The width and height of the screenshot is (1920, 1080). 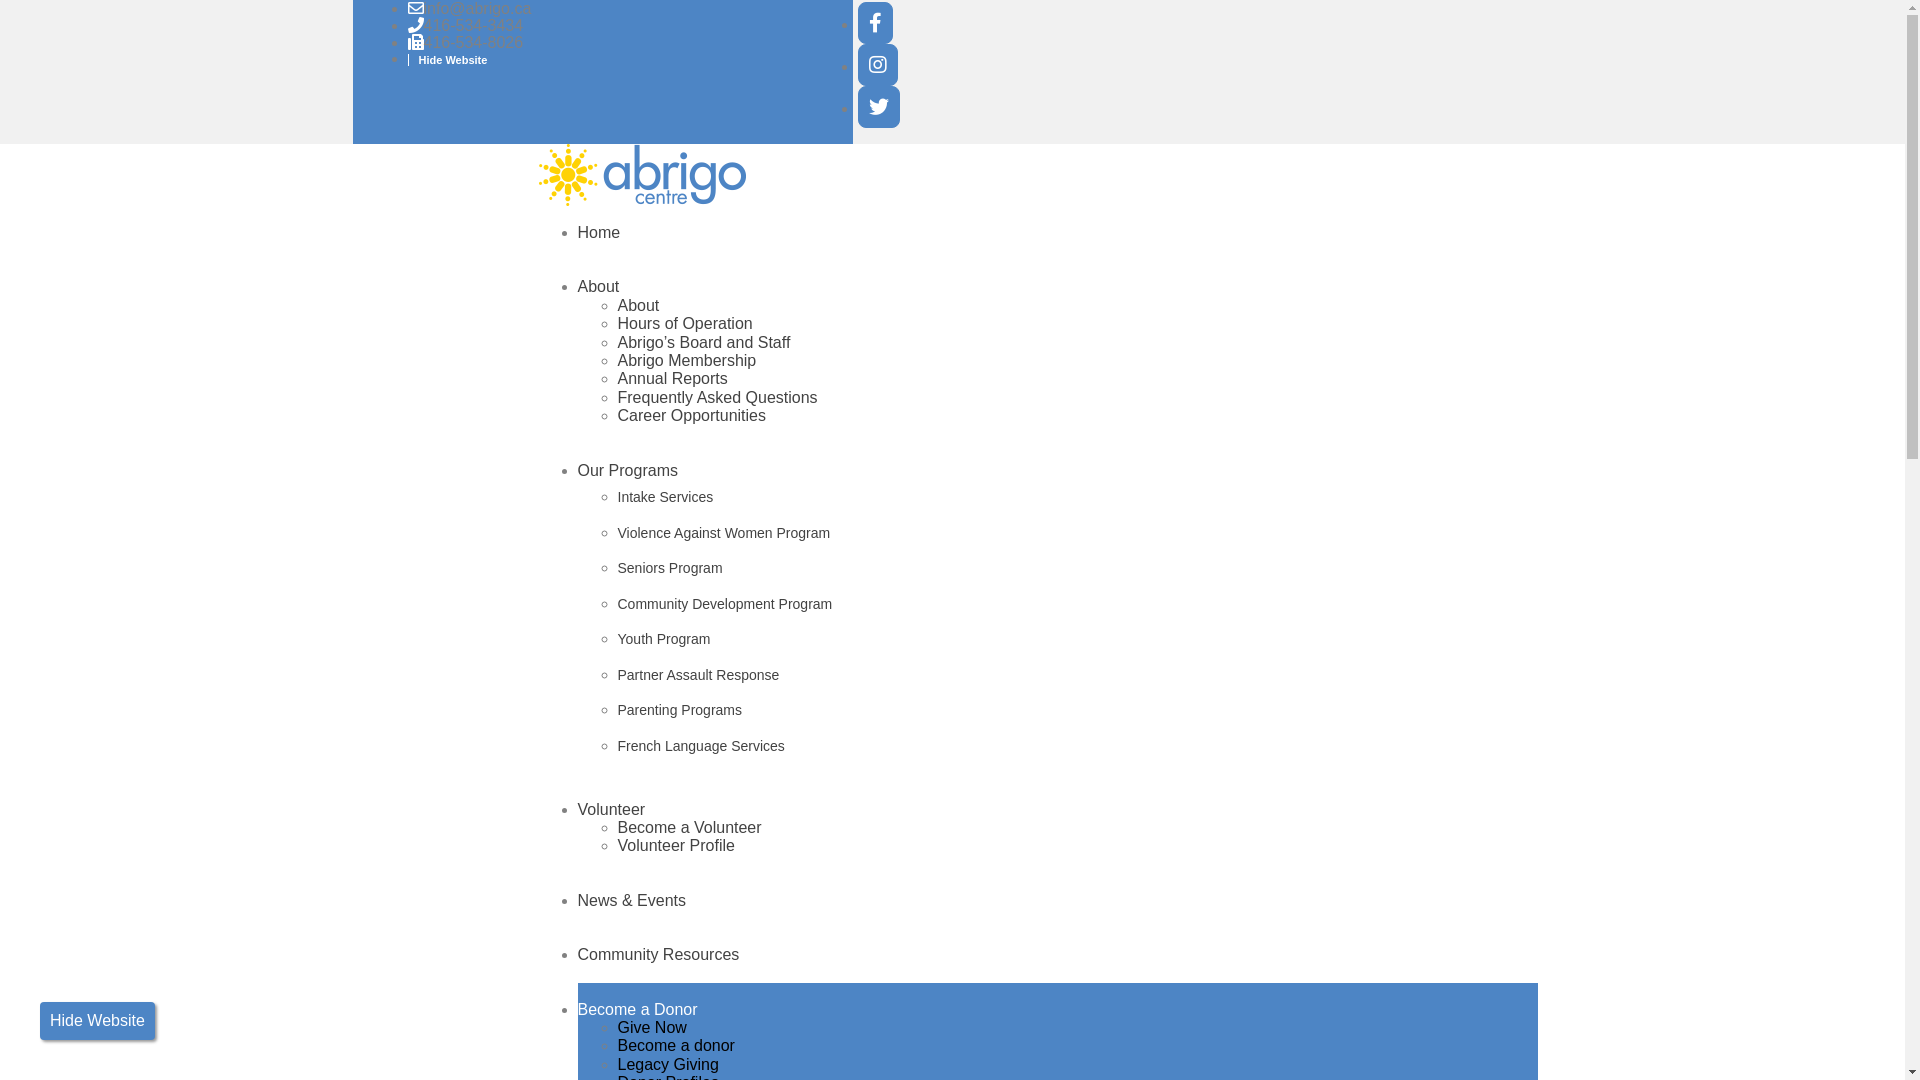 What do you see at coordinates (658, 953) in the screenshot?
I see `'Community Resources'` at bounding box center [658, 953].